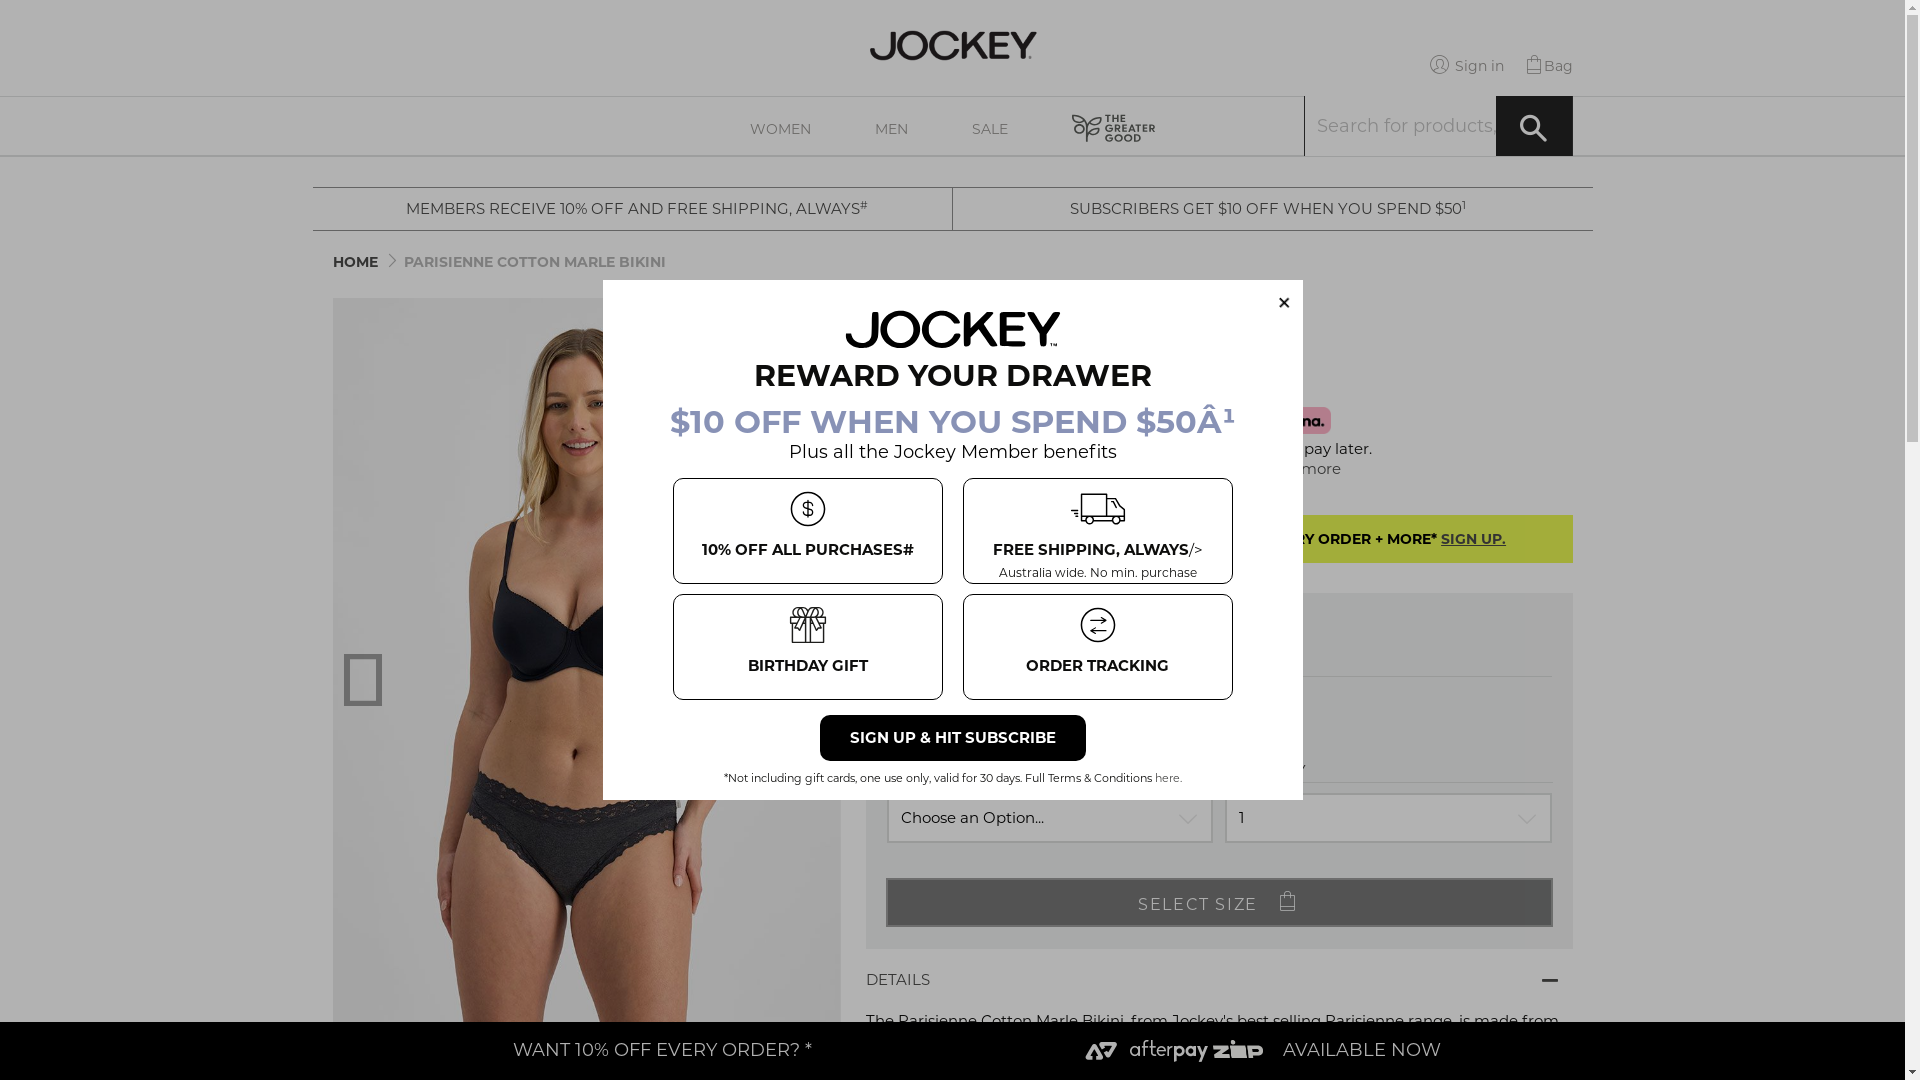 Image resolution: width=1920 pixels, height=1080 pixels. I want to click on 'SIGN UP & HIT SUBSCRIBE', so click(952, 737).